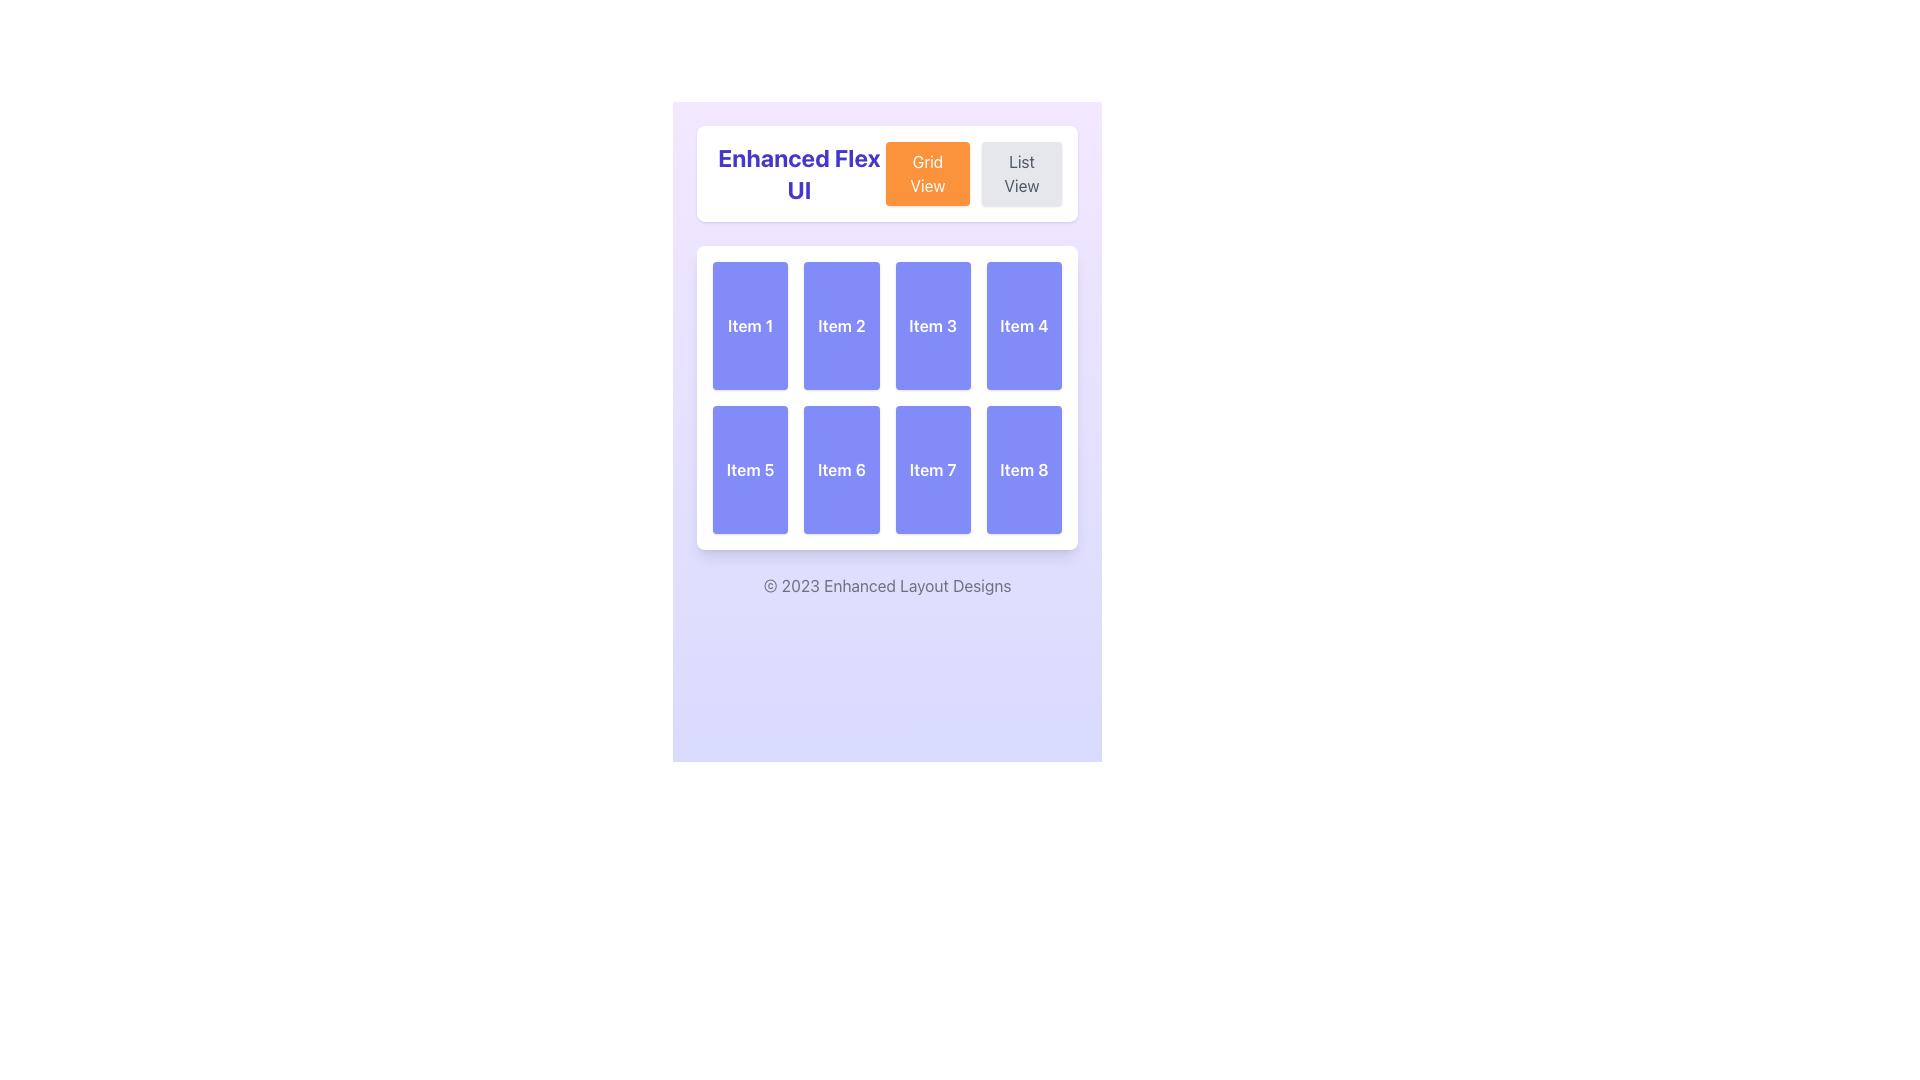 This screenshot has width=1920, height=1080. Describe the element at coordinates (749, 325) in the screenshot. I see `the 'Item 1' button, which is the first item in a 4x2 grid layout` at that location.